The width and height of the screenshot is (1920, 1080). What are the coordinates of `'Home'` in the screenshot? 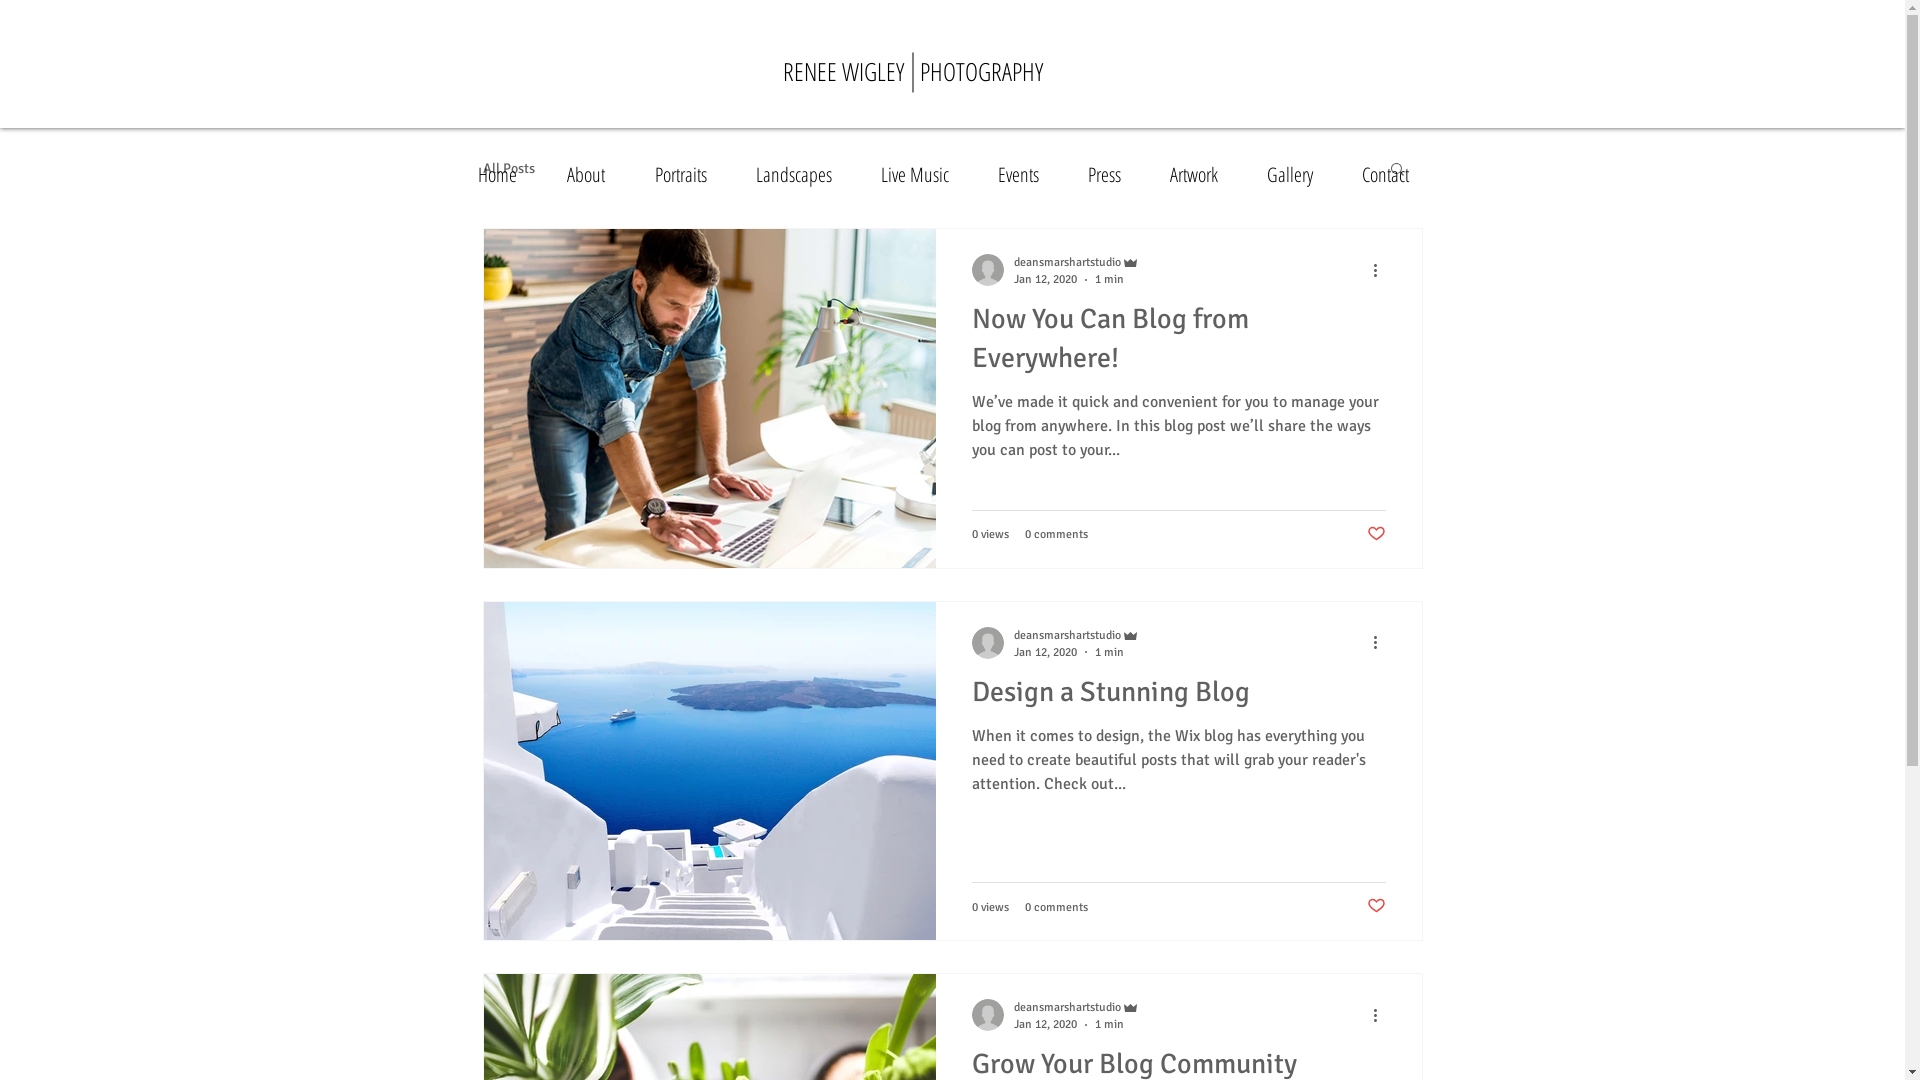 It's located at (506, 173).